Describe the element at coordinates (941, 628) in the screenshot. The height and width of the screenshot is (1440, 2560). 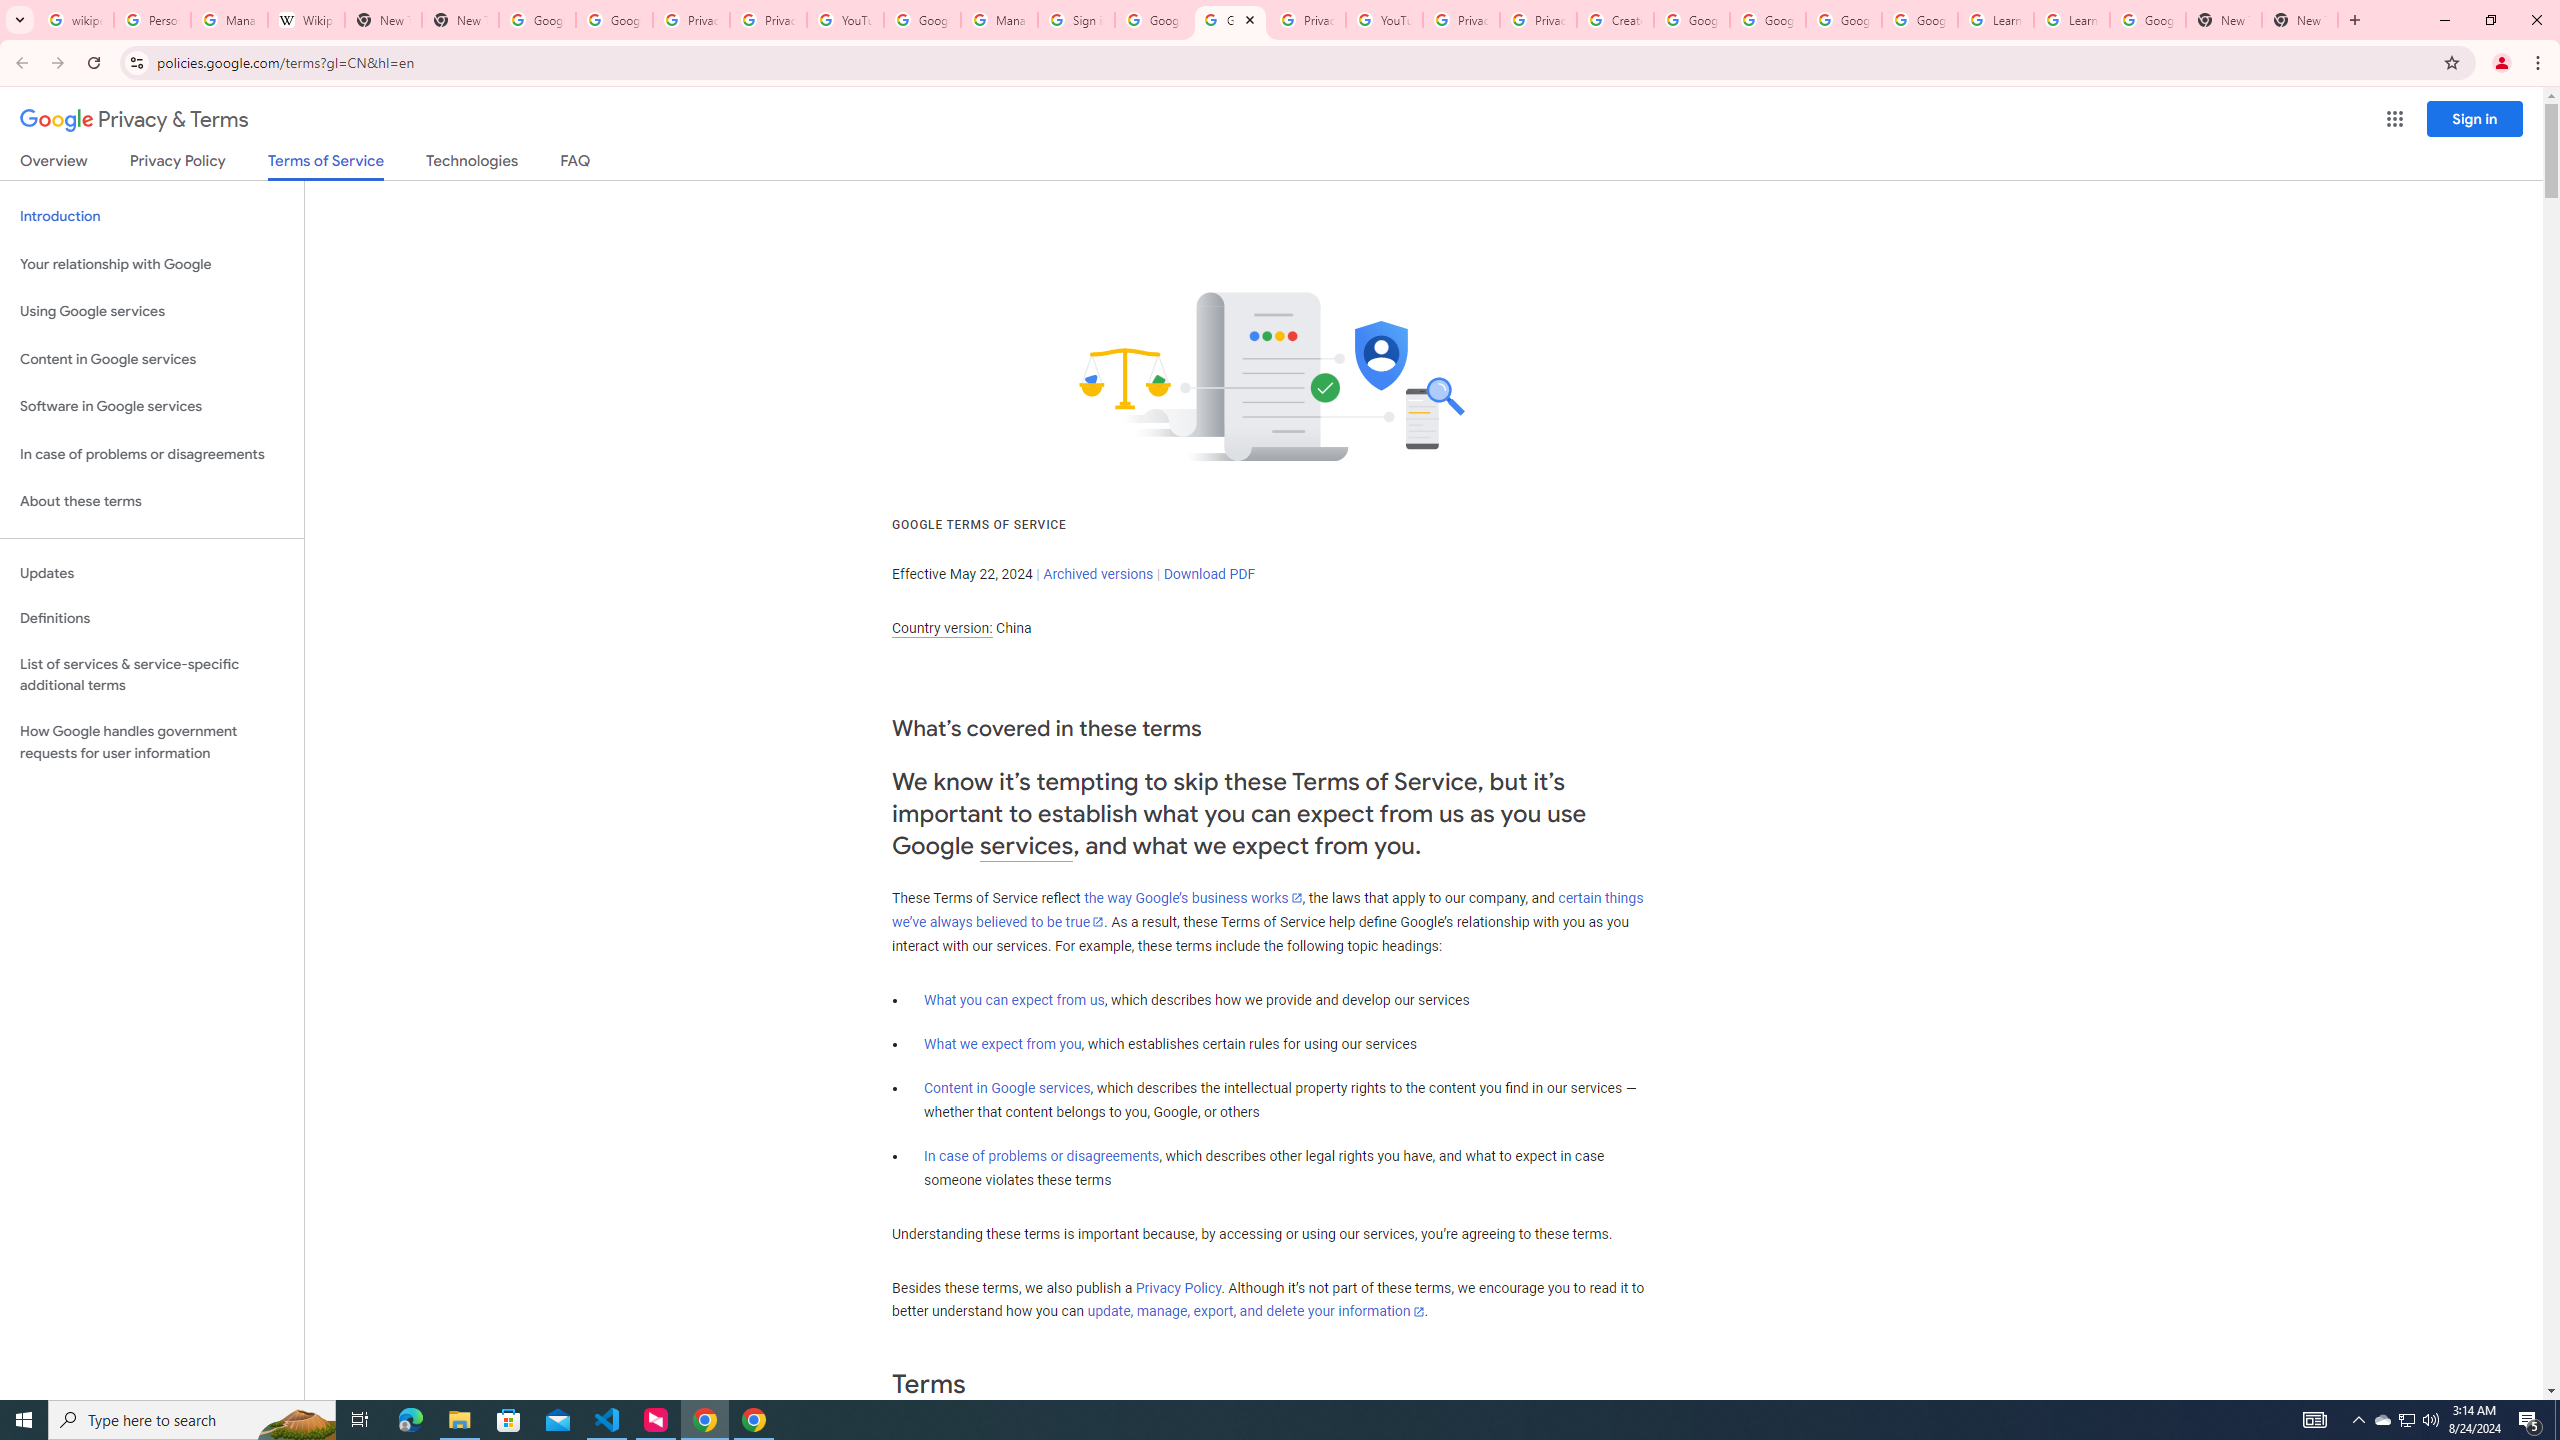
I see `'Country version:'` at that location.